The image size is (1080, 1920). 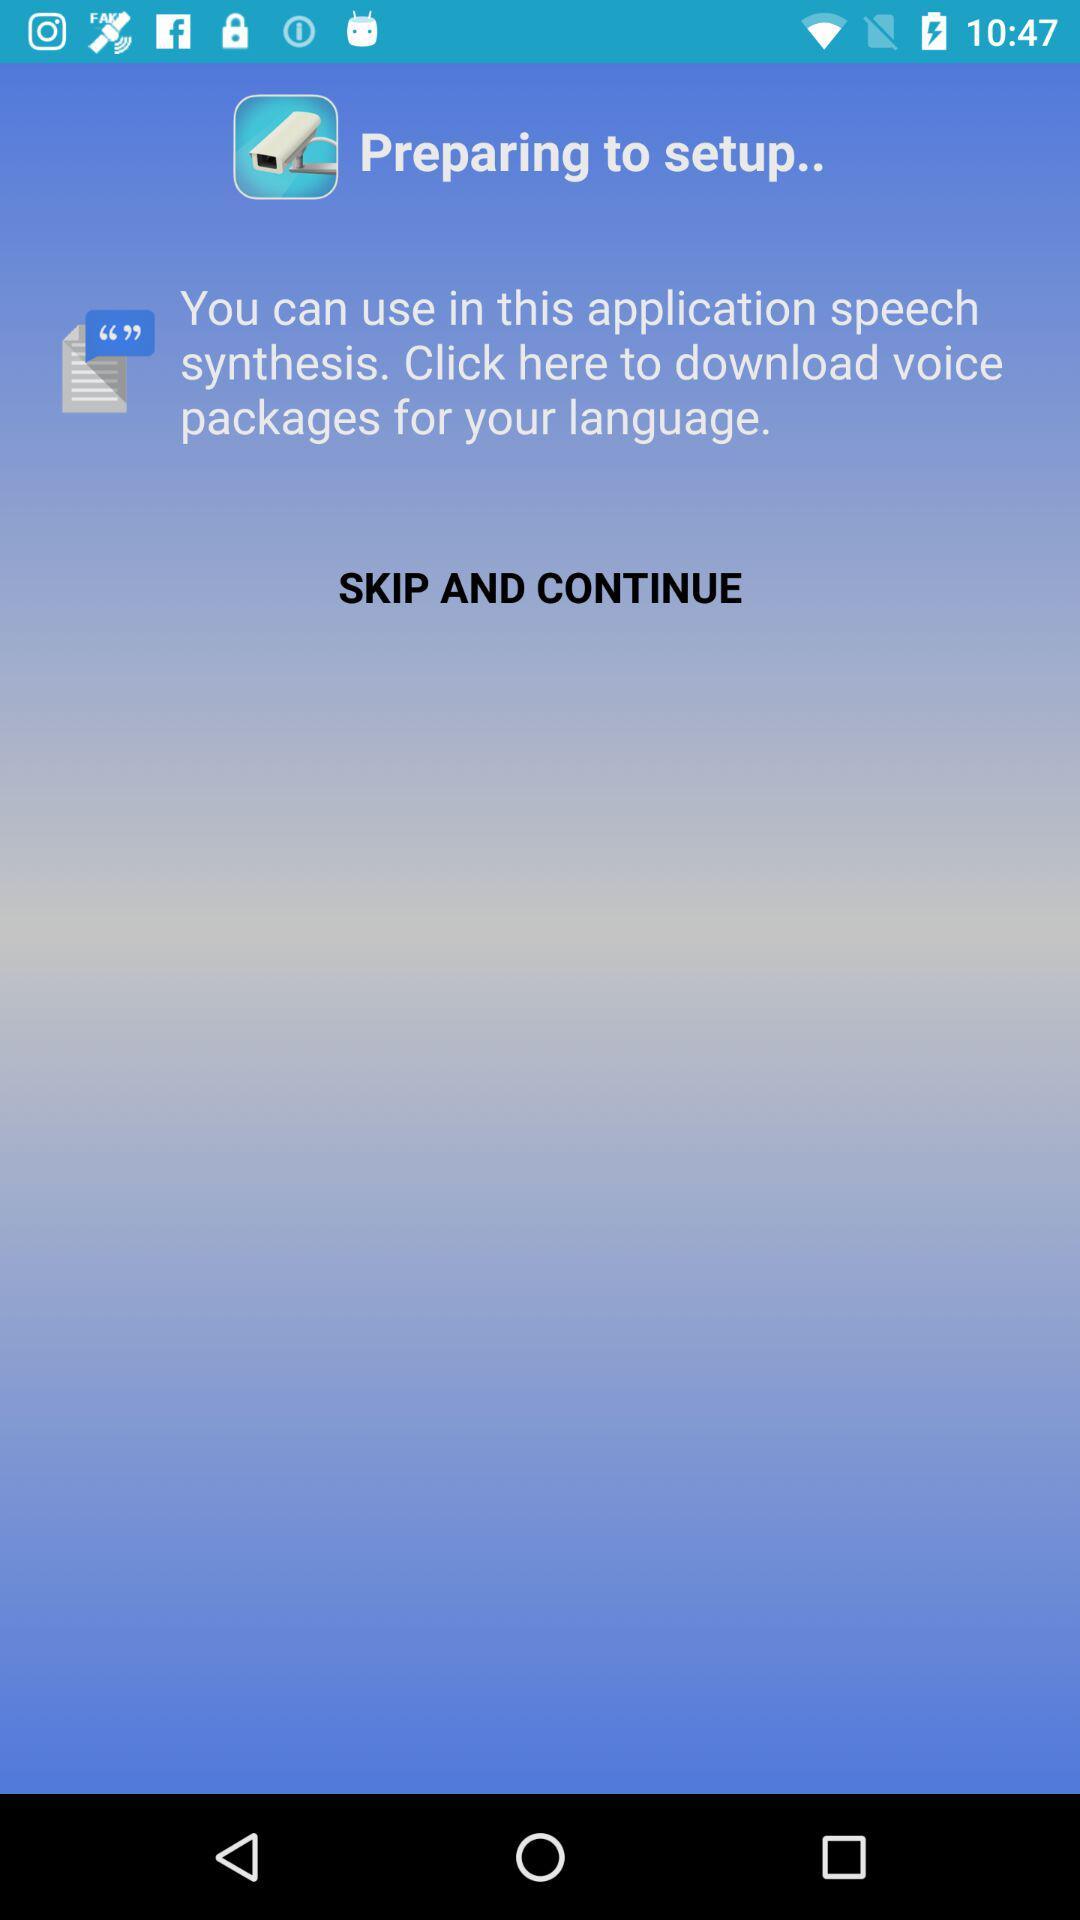 What do you see at coordinates (540, 361) in the screenshot?
I see `app below preparing to setup.. icon` at bounding box center [540, 361].